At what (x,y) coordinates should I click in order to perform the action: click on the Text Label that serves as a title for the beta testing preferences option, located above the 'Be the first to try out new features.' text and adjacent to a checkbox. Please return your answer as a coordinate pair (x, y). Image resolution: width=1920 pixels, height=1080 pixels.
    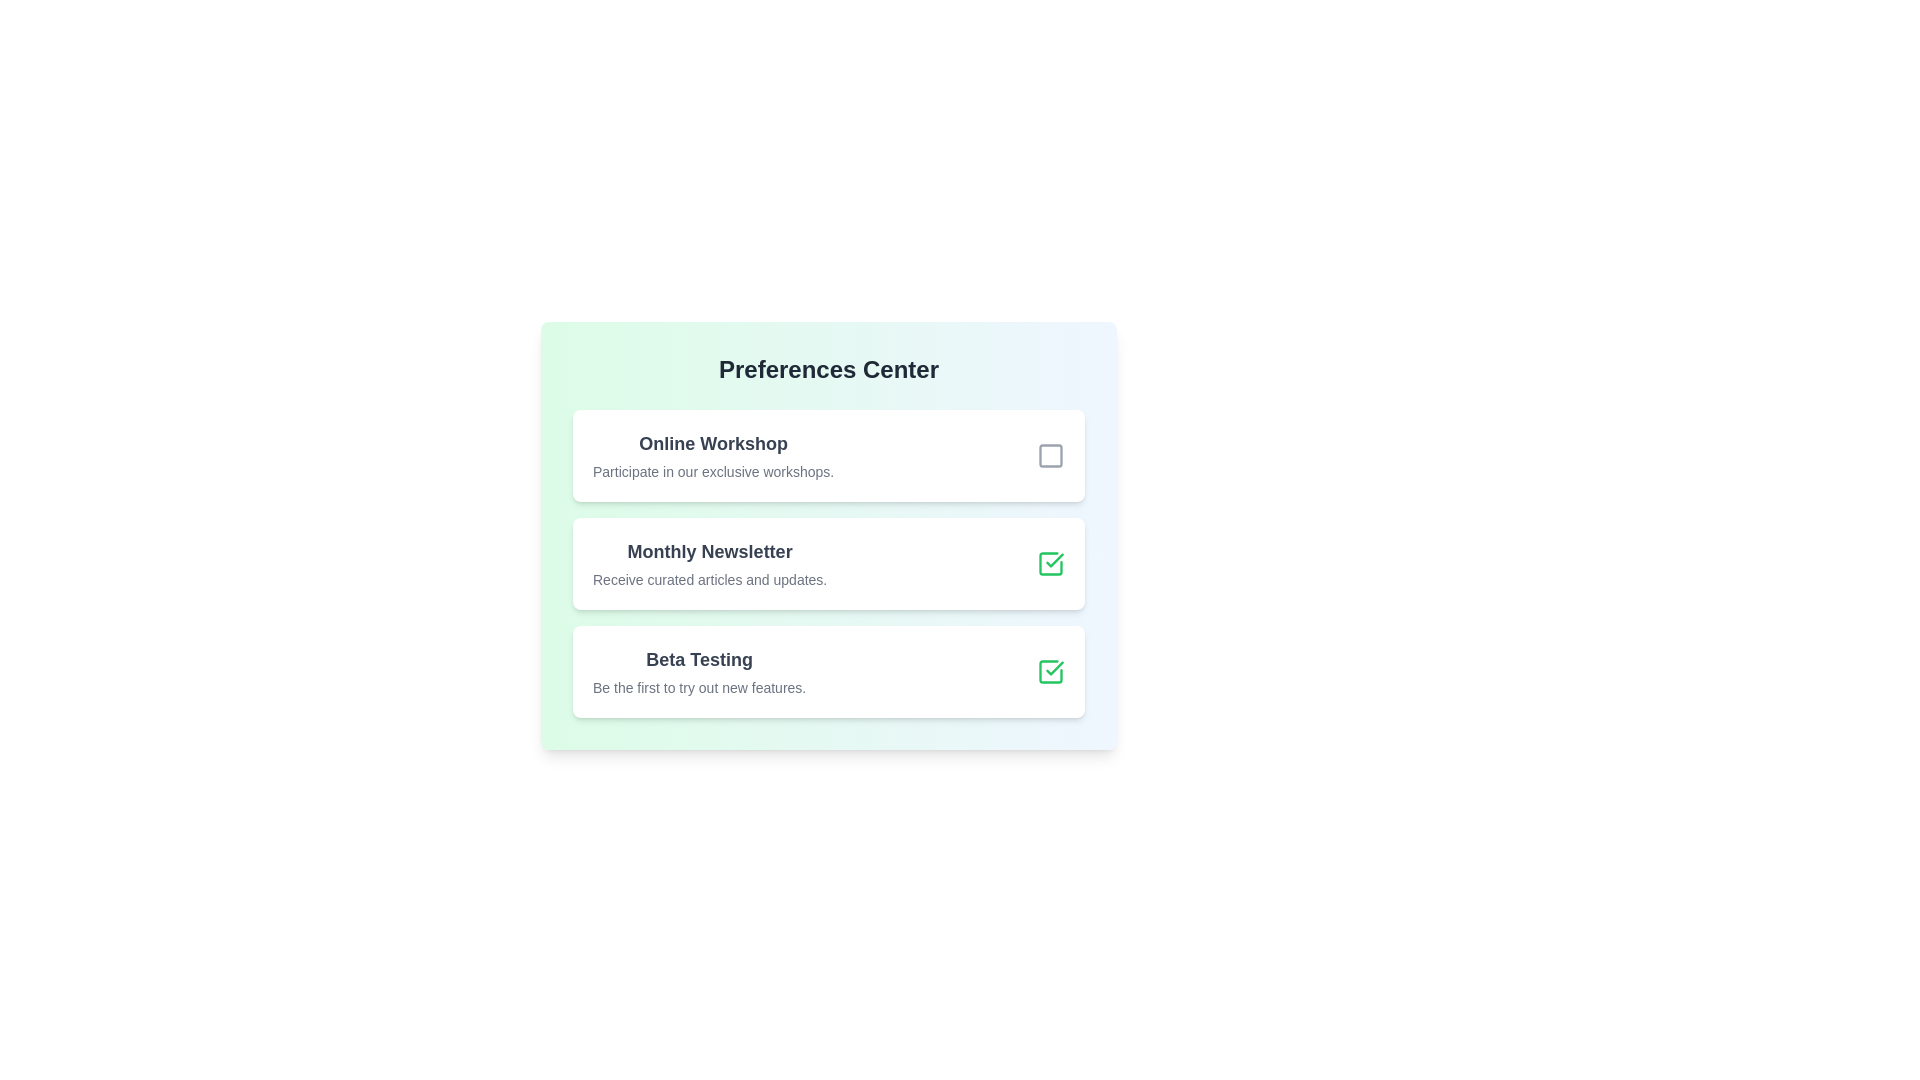
    Looking at the image, I should click on (699, 659).